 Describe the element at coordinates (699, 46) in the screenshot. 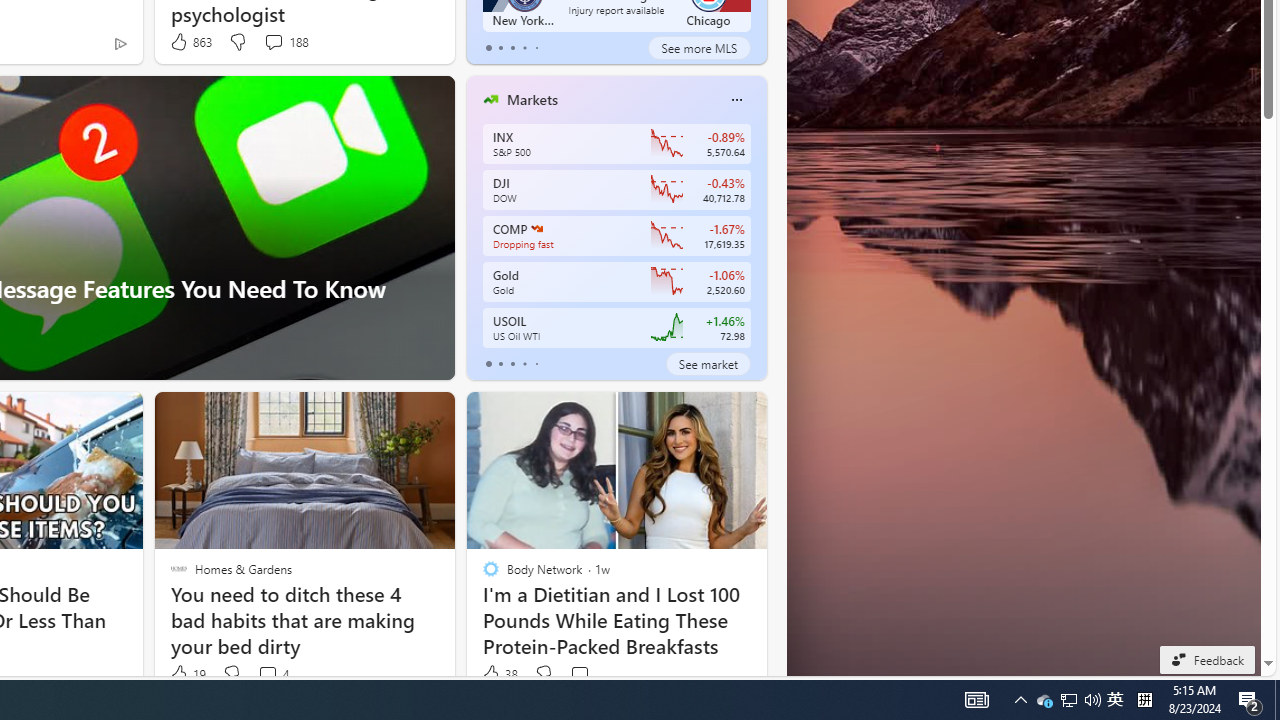

I see `'See more MLS'` at that location.